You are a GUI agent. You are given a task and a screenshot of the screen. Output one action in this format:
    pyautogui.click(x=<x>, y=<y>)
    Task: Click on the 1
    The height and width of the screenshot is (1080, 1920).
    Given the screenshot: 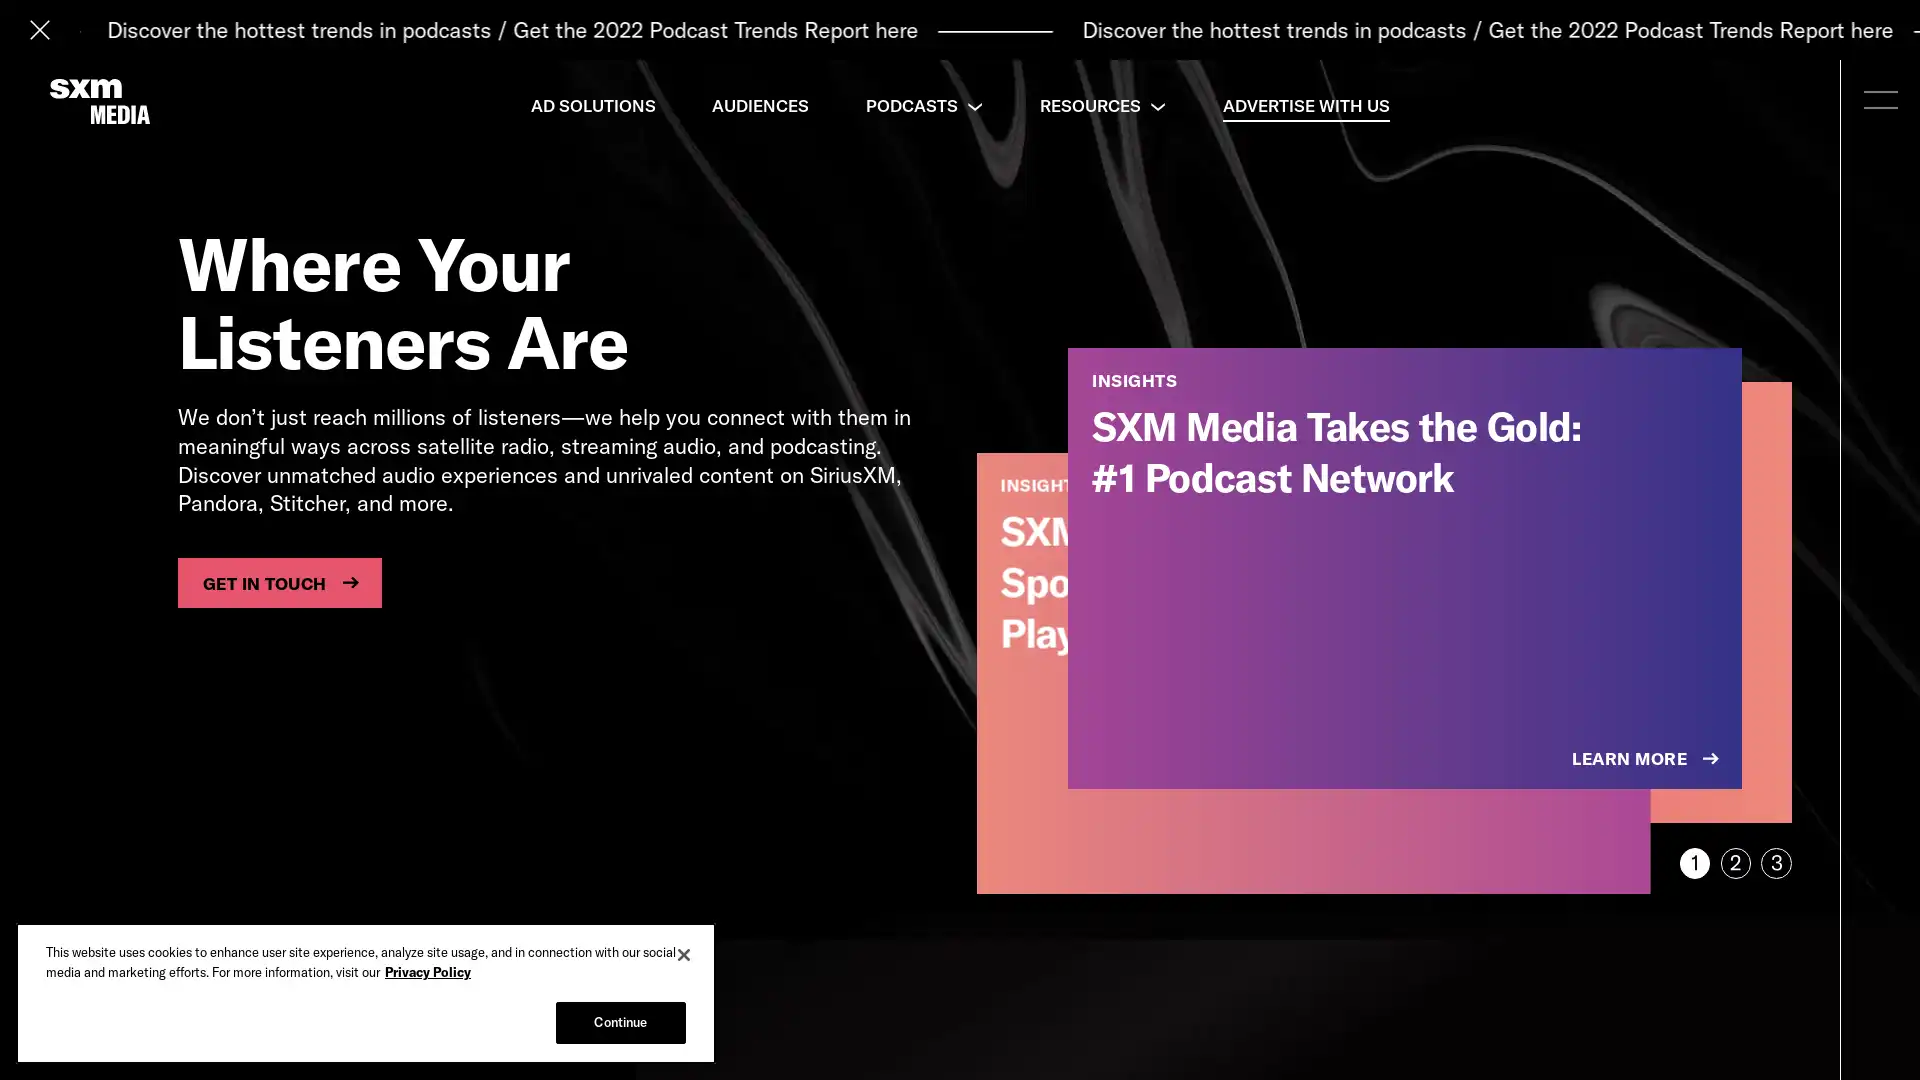 What is the action you would take?
    pyautogui.click(x=1693, y=862)
    